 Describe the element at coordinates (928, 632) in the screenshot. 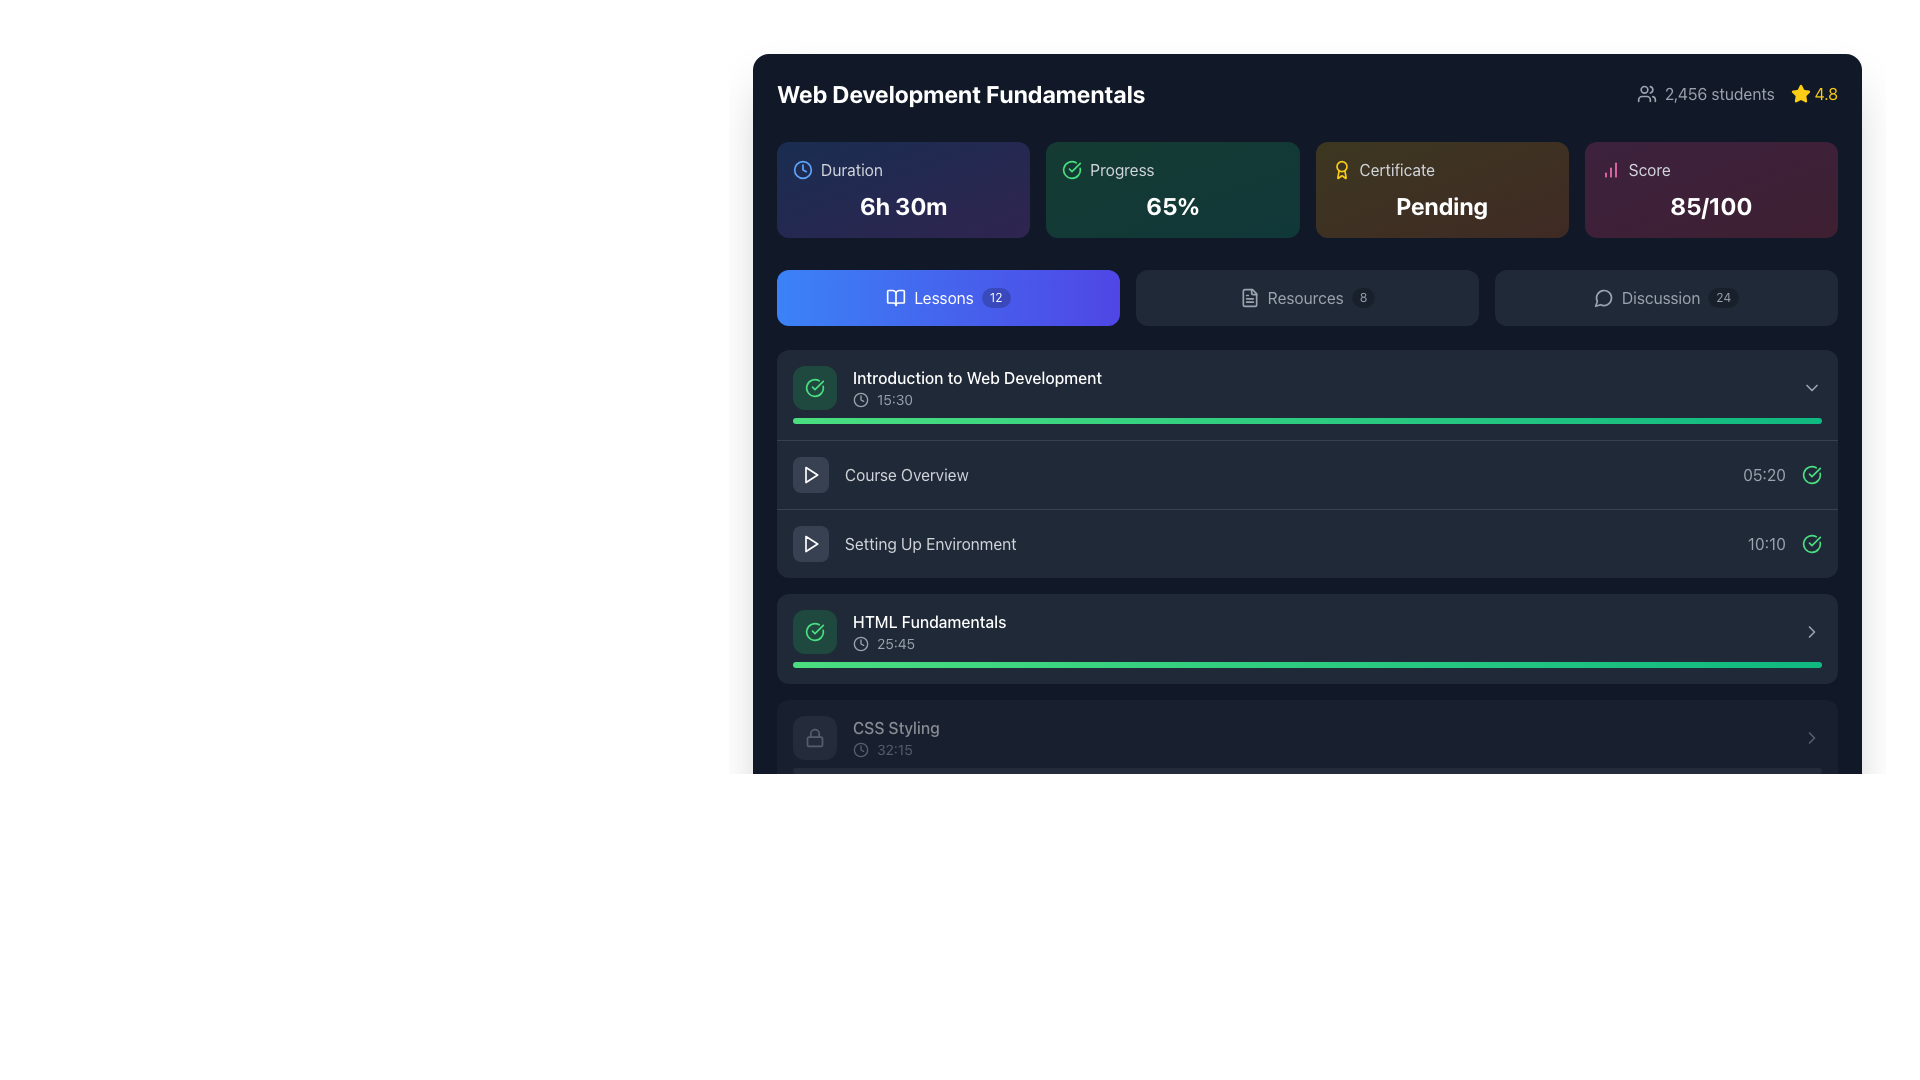

I see `the list item displaying 'HTML Fundamentals' with the clock icon` at that location.